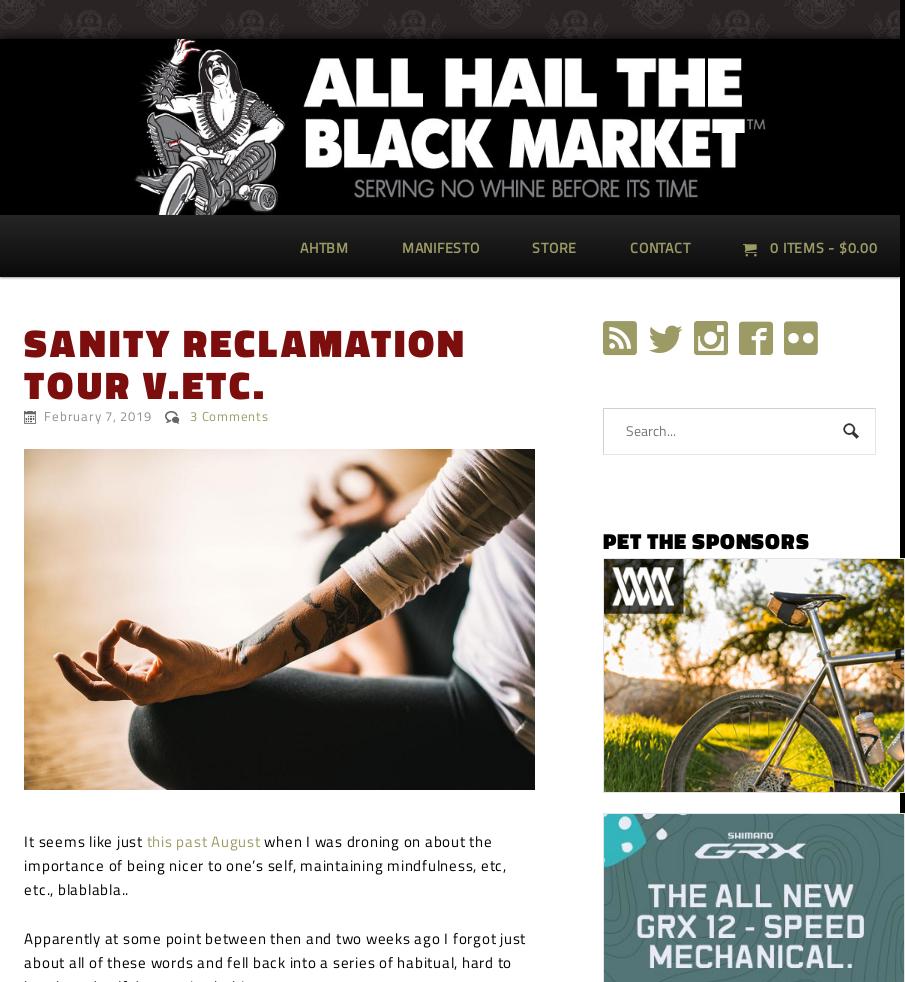 The height and width of the screenshot is (982, 905). I want to click on '0.00', so click(862, 246).